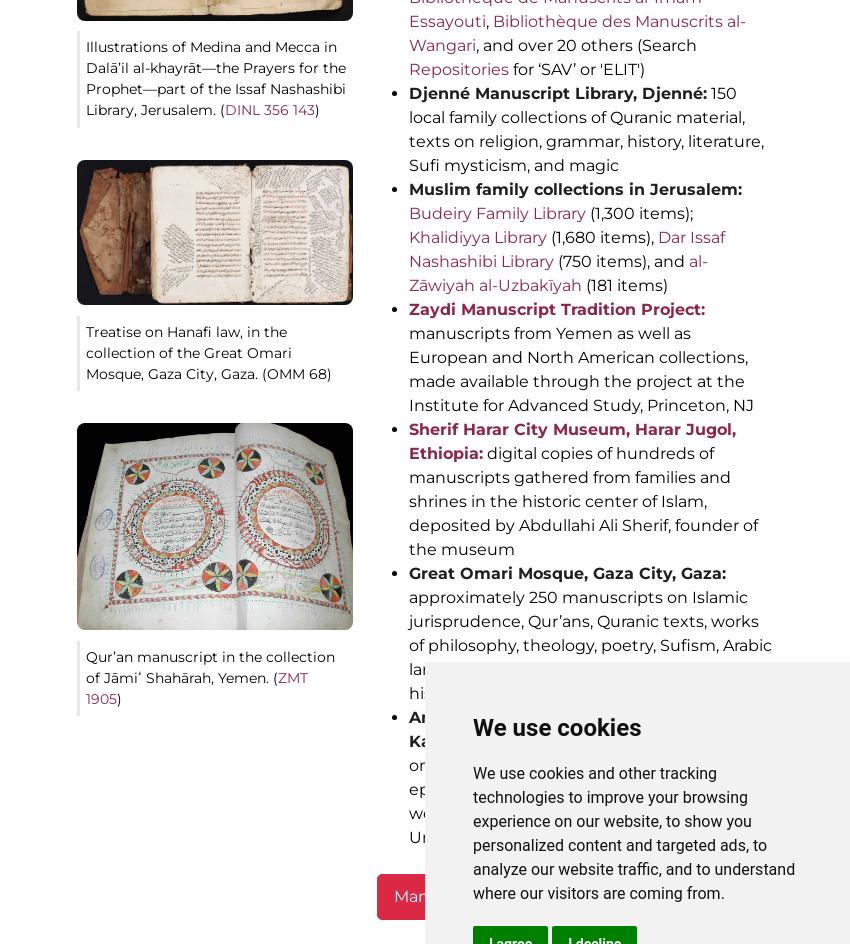  I want to click on 'Treatise on Hanafi law, in the collection of the Great Omari Mosque, Gaza City, Gaza. (OMM 68)', so click(208, 351).